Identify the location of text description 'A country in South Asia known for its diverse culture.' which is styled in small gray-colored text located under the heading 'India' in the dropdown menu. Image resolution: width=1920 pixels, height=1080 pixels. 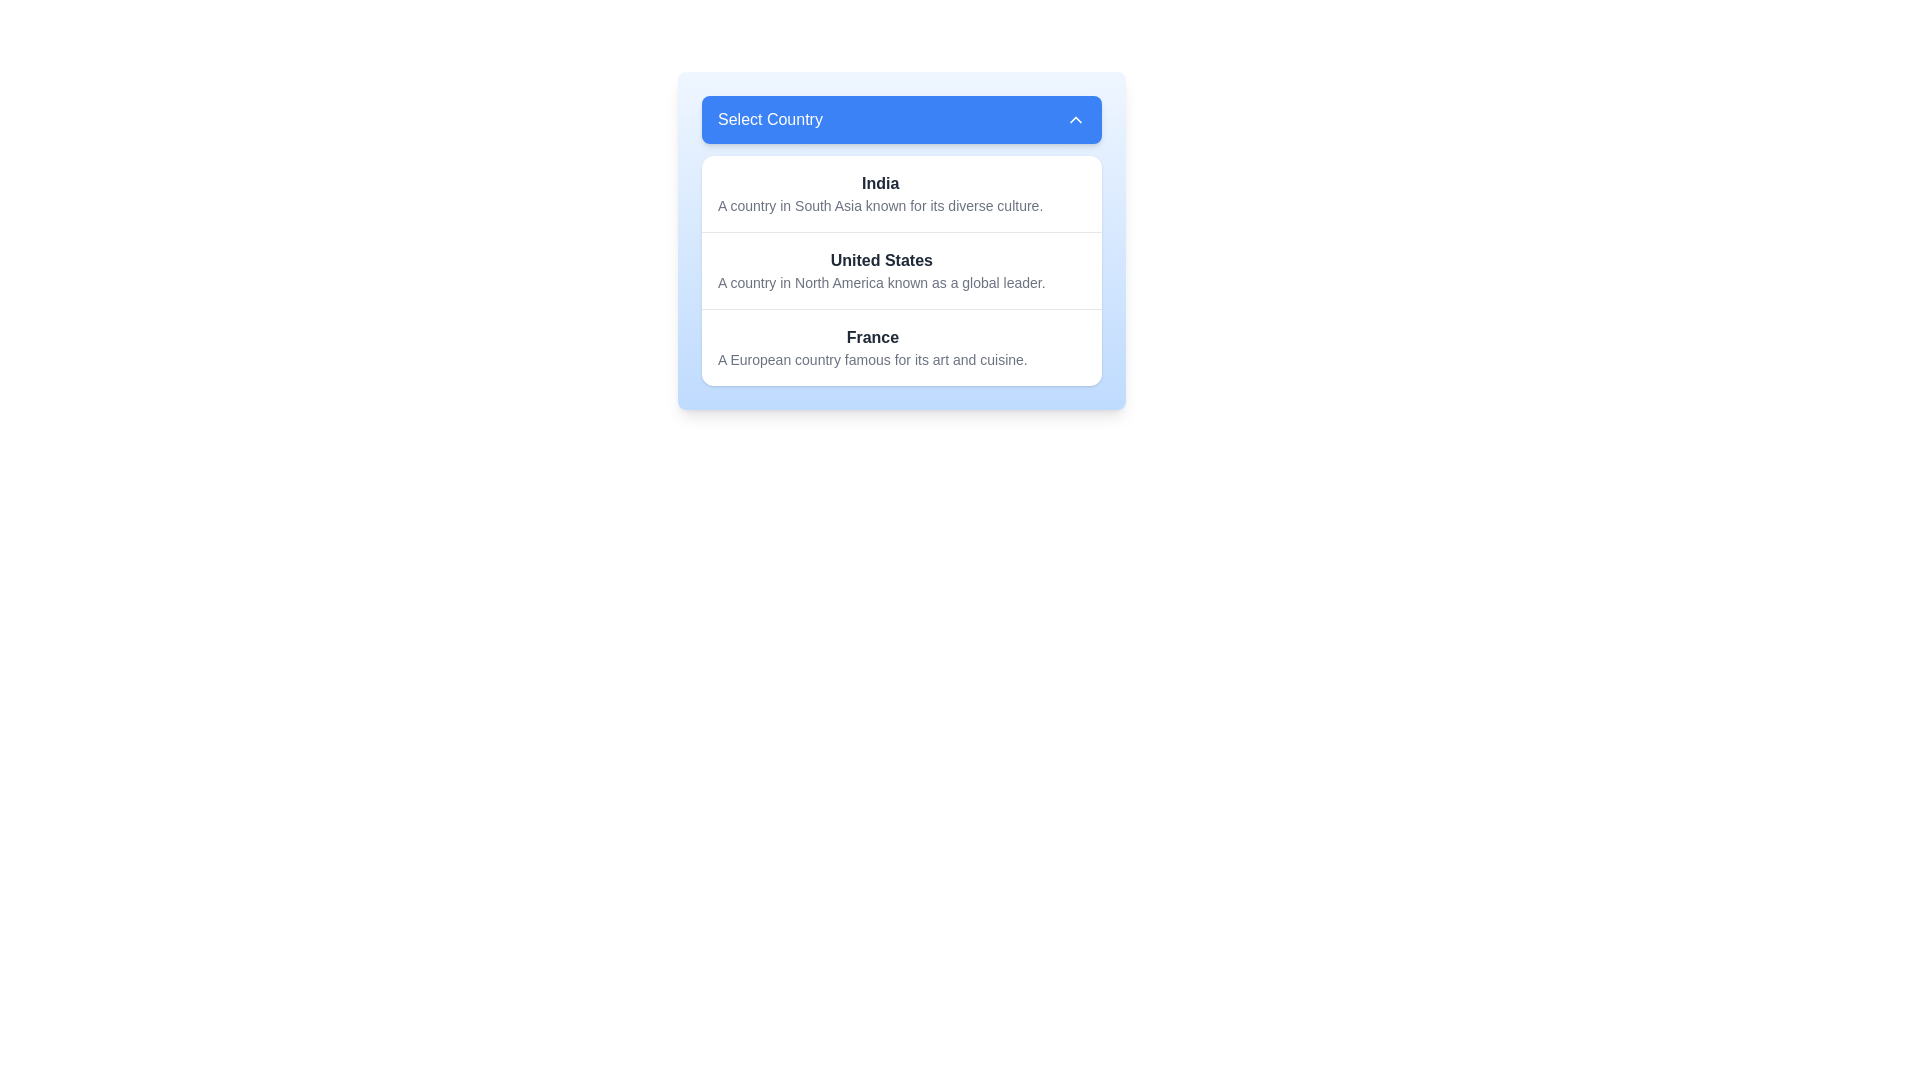
(880, 205).